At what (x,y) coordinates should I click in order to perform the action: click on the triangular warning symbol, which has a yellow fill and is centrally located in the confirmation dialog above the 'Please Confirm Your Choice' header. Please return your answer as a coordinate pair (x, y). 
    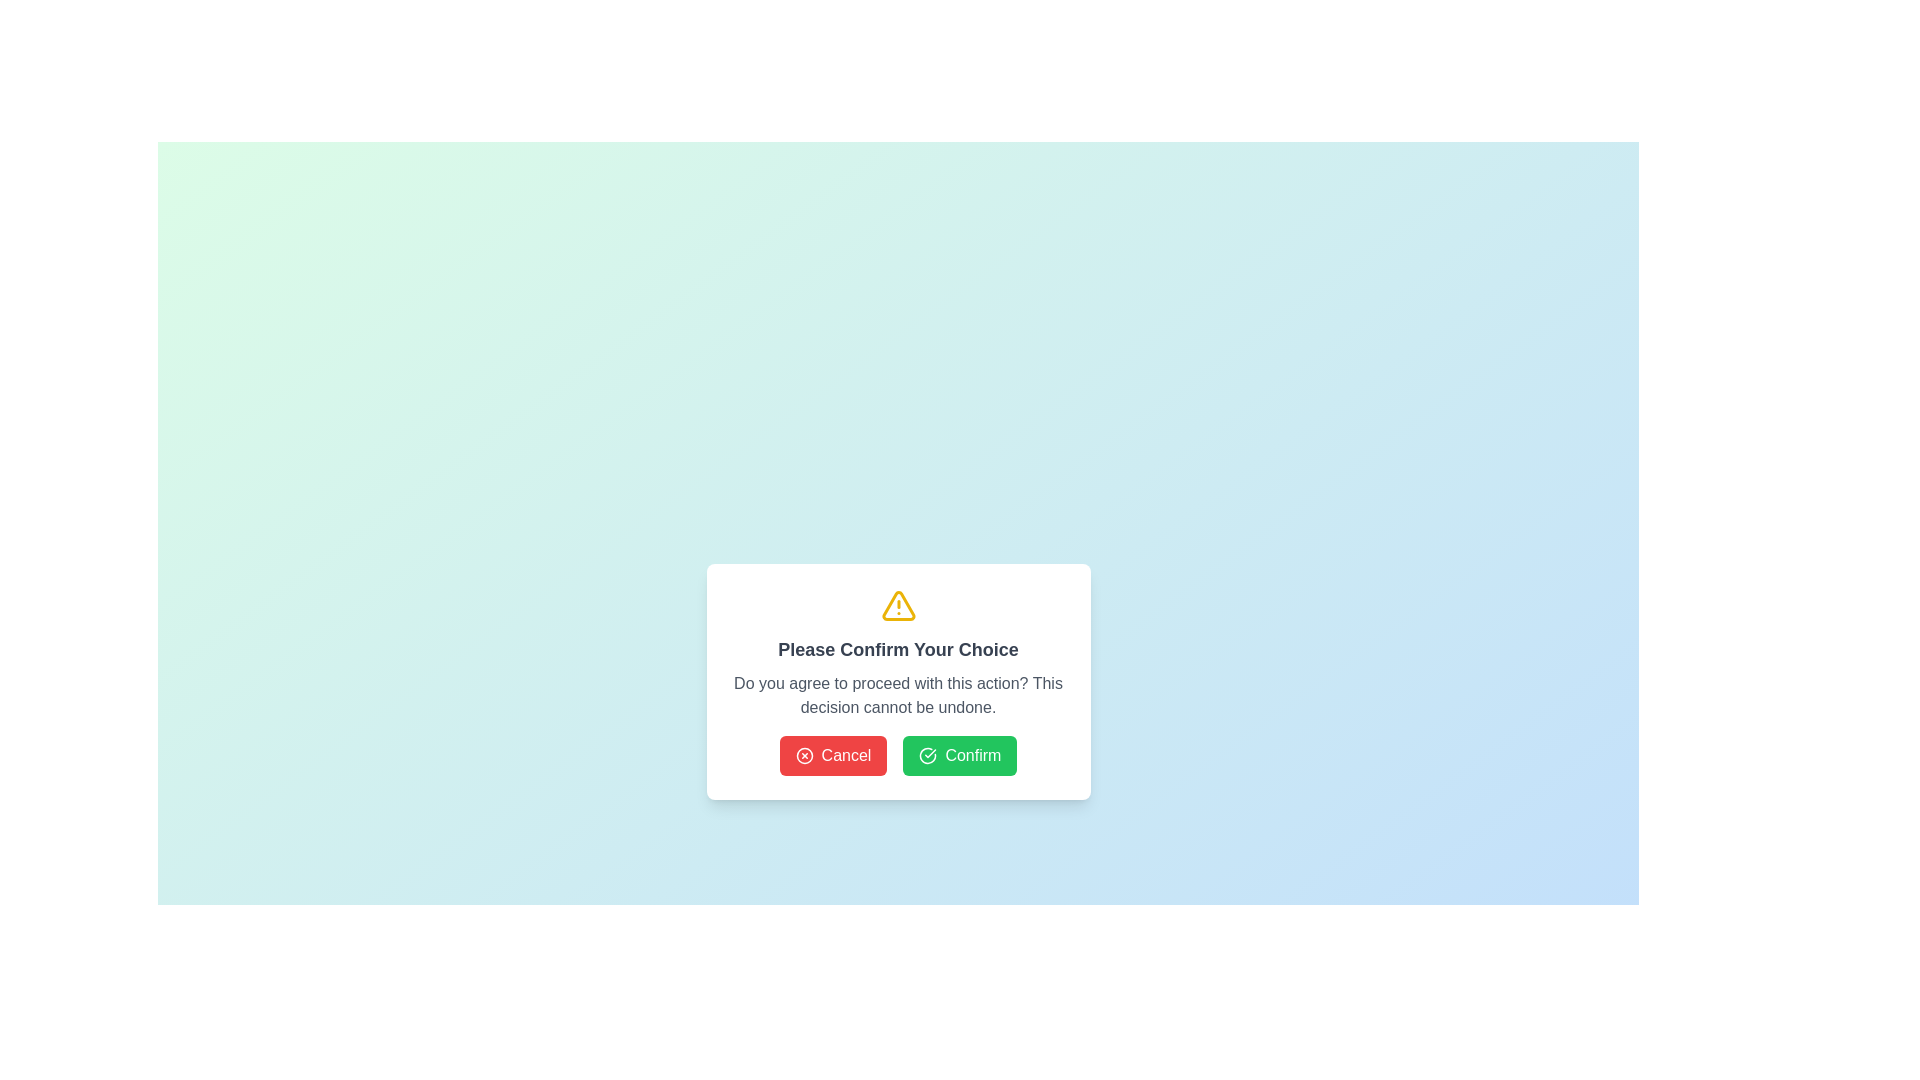
    Looking at the image, I should click on (897, 604).